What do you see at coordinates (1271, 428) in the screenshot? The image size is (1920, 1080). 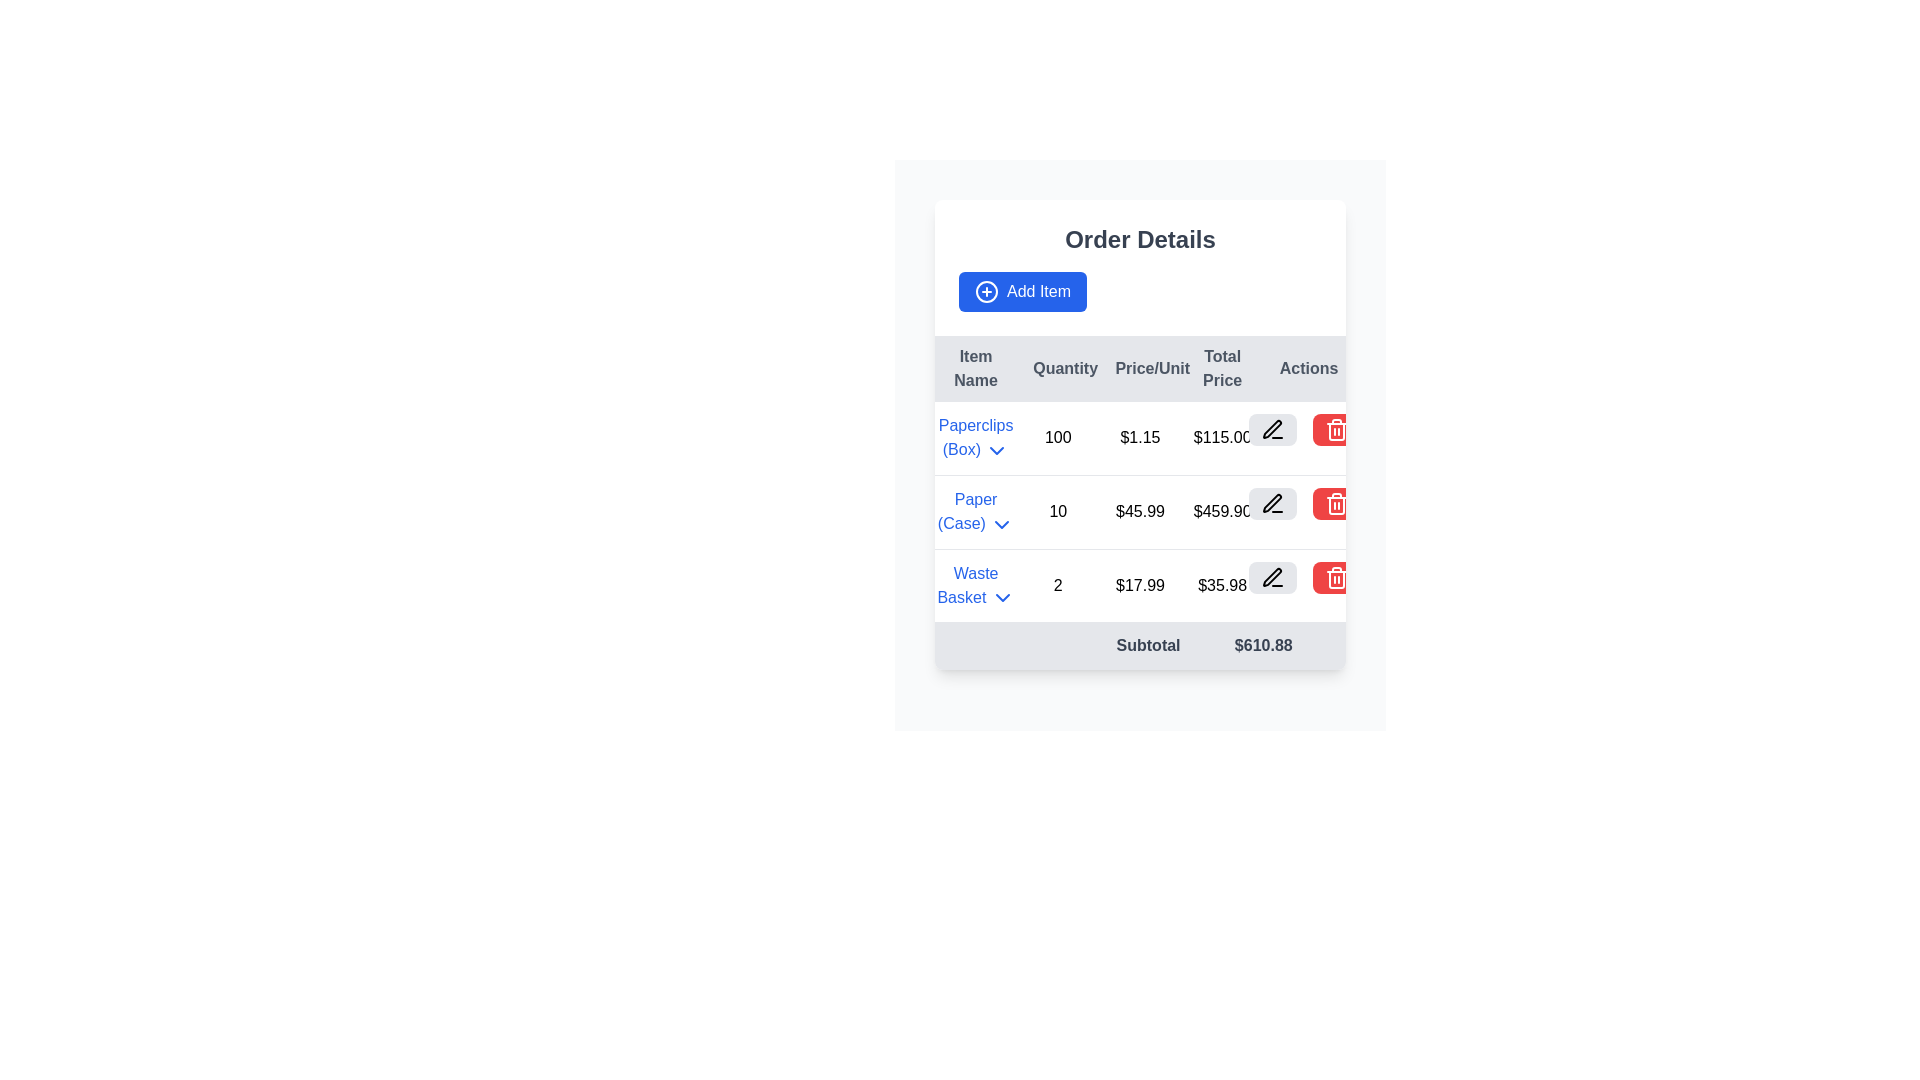 I see `the edit icon (pen-shaped) located in the second row of the 'Actions' column in the 'Order Details' section` at bounding box center [1271, 428].